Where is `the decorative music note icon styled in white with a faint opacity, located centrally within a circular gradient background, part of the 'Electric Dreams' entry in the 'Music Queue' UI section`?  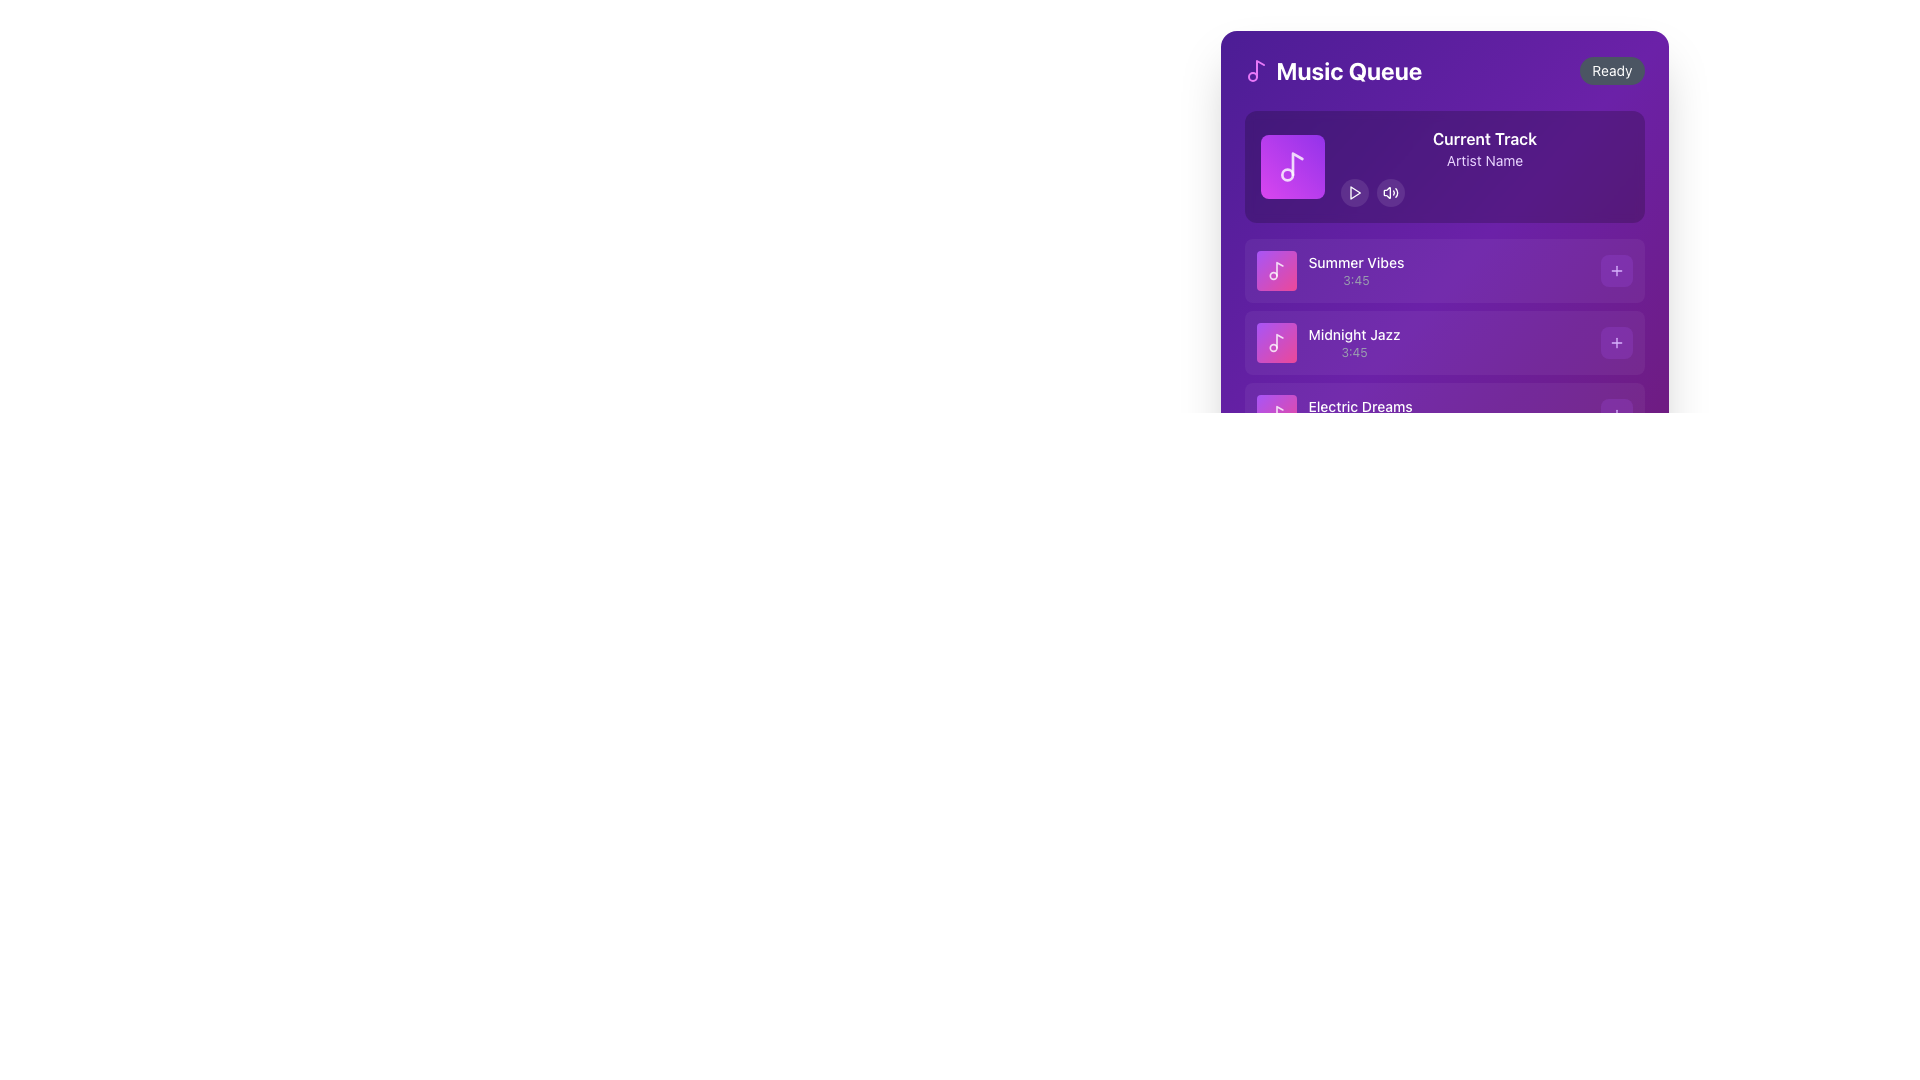
the decorative music note icon styled in white with a faint opacity, located centrally within a circular gradient background, part of the 'Electric Dreams' entry in the 'Music Queue' UI section is located at coordinates (1275, 414).